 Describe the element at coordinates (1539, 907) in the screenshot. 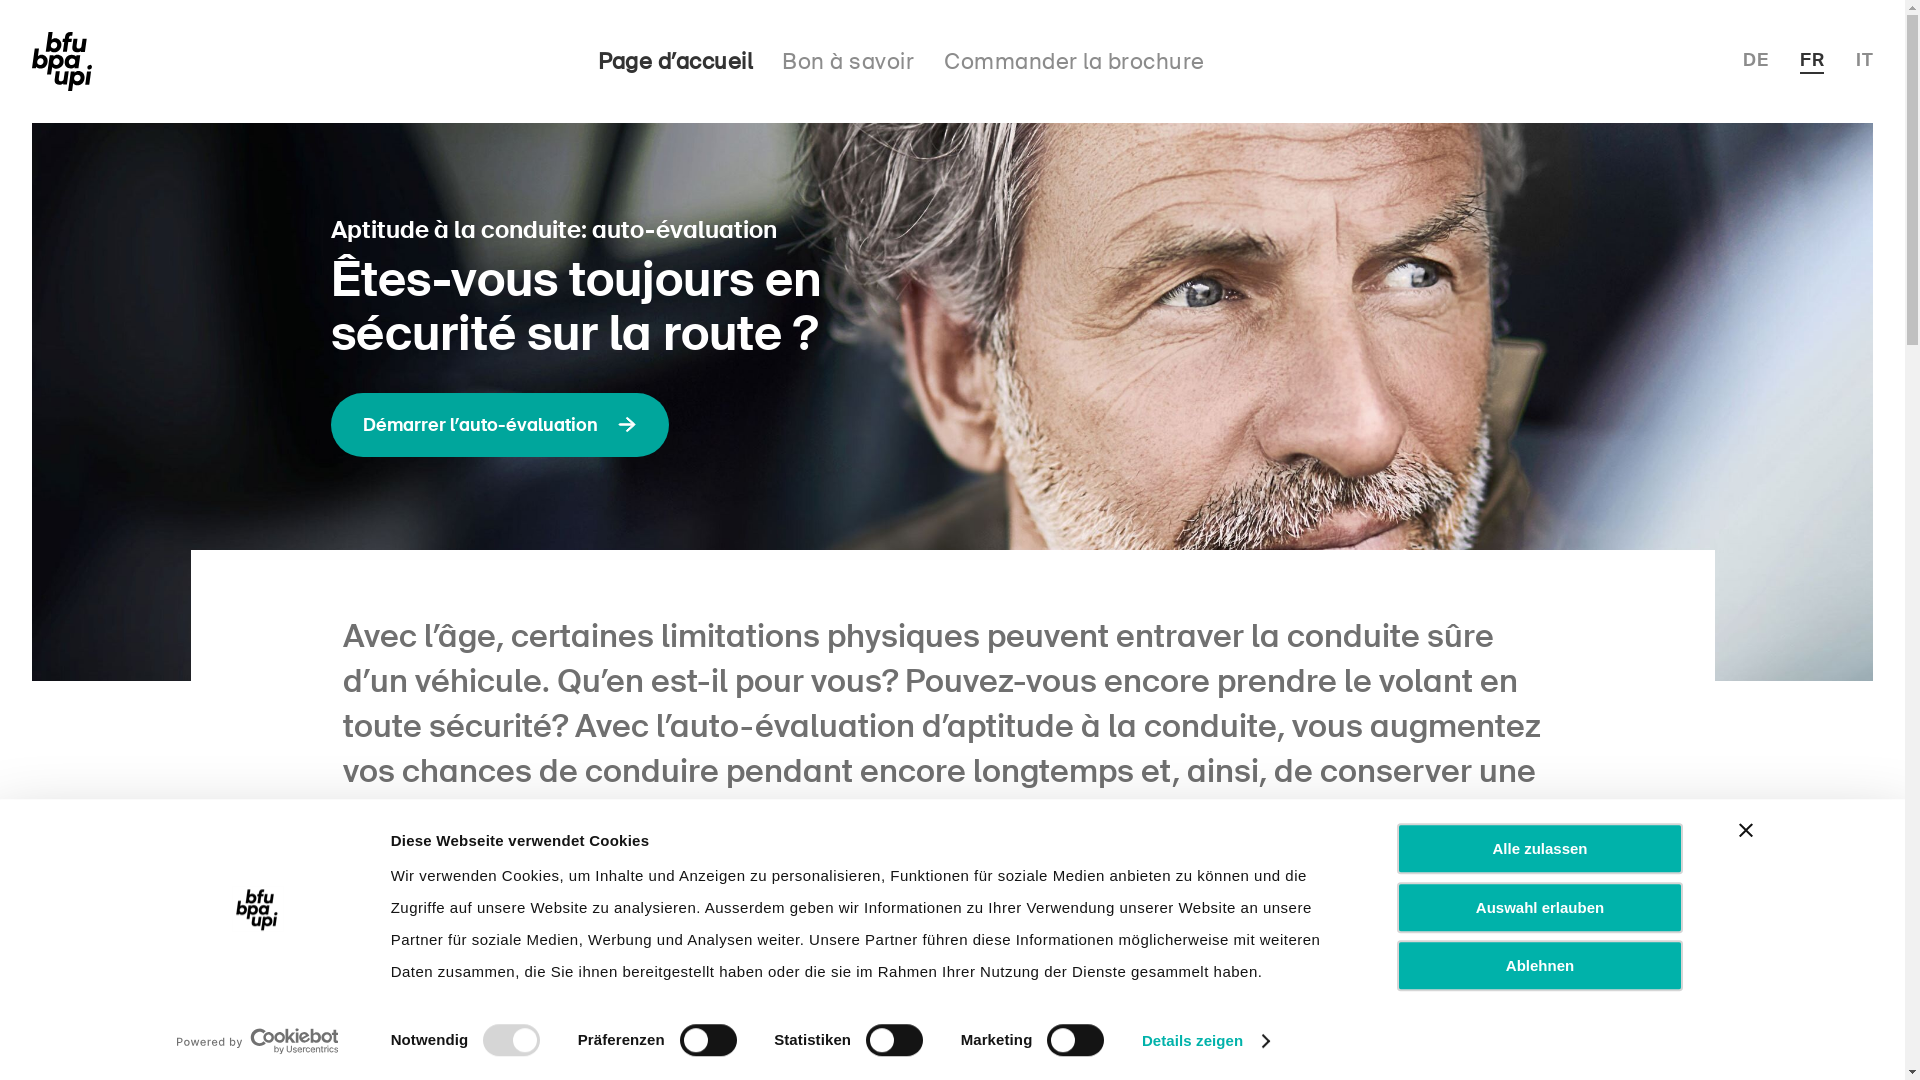

I see `'Auswahl erlauben'` at that location.